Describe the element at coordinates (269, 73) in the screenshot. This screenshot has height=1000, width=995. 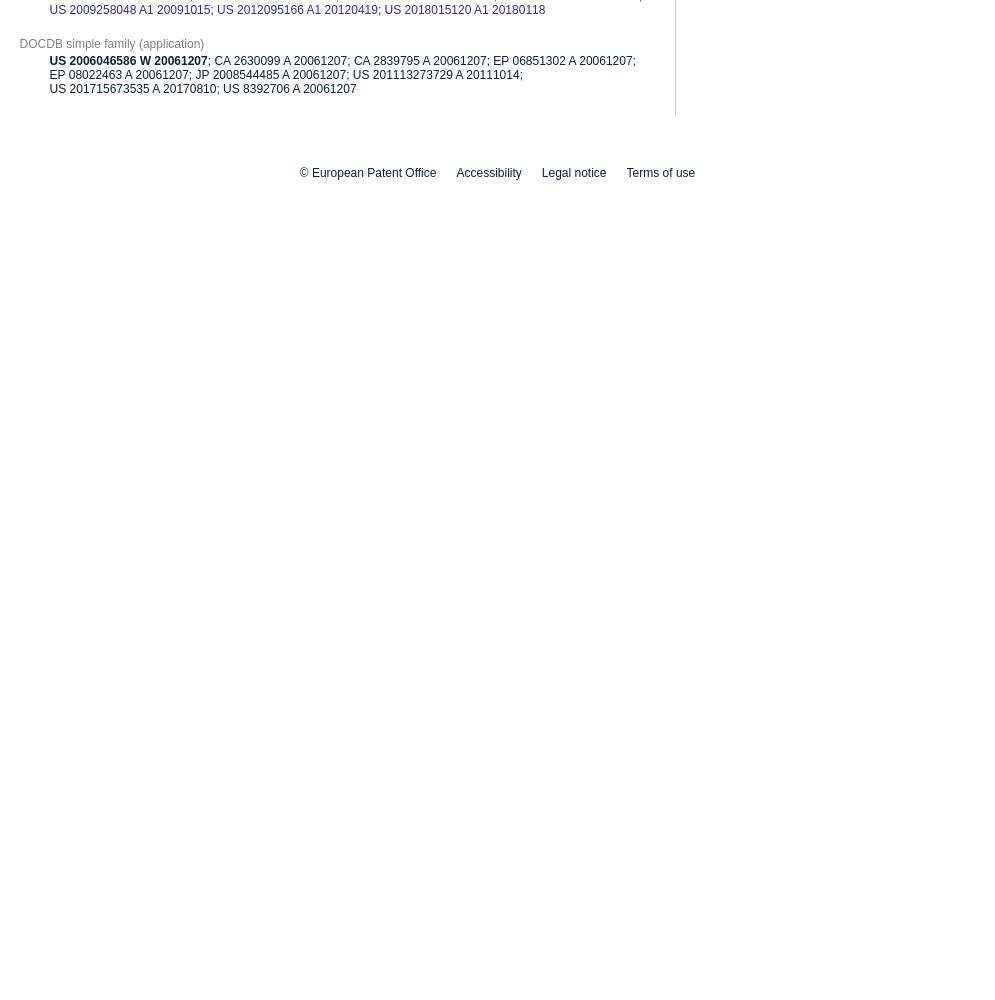
I see `'JP 2008544485 A 20061207'` at that location.